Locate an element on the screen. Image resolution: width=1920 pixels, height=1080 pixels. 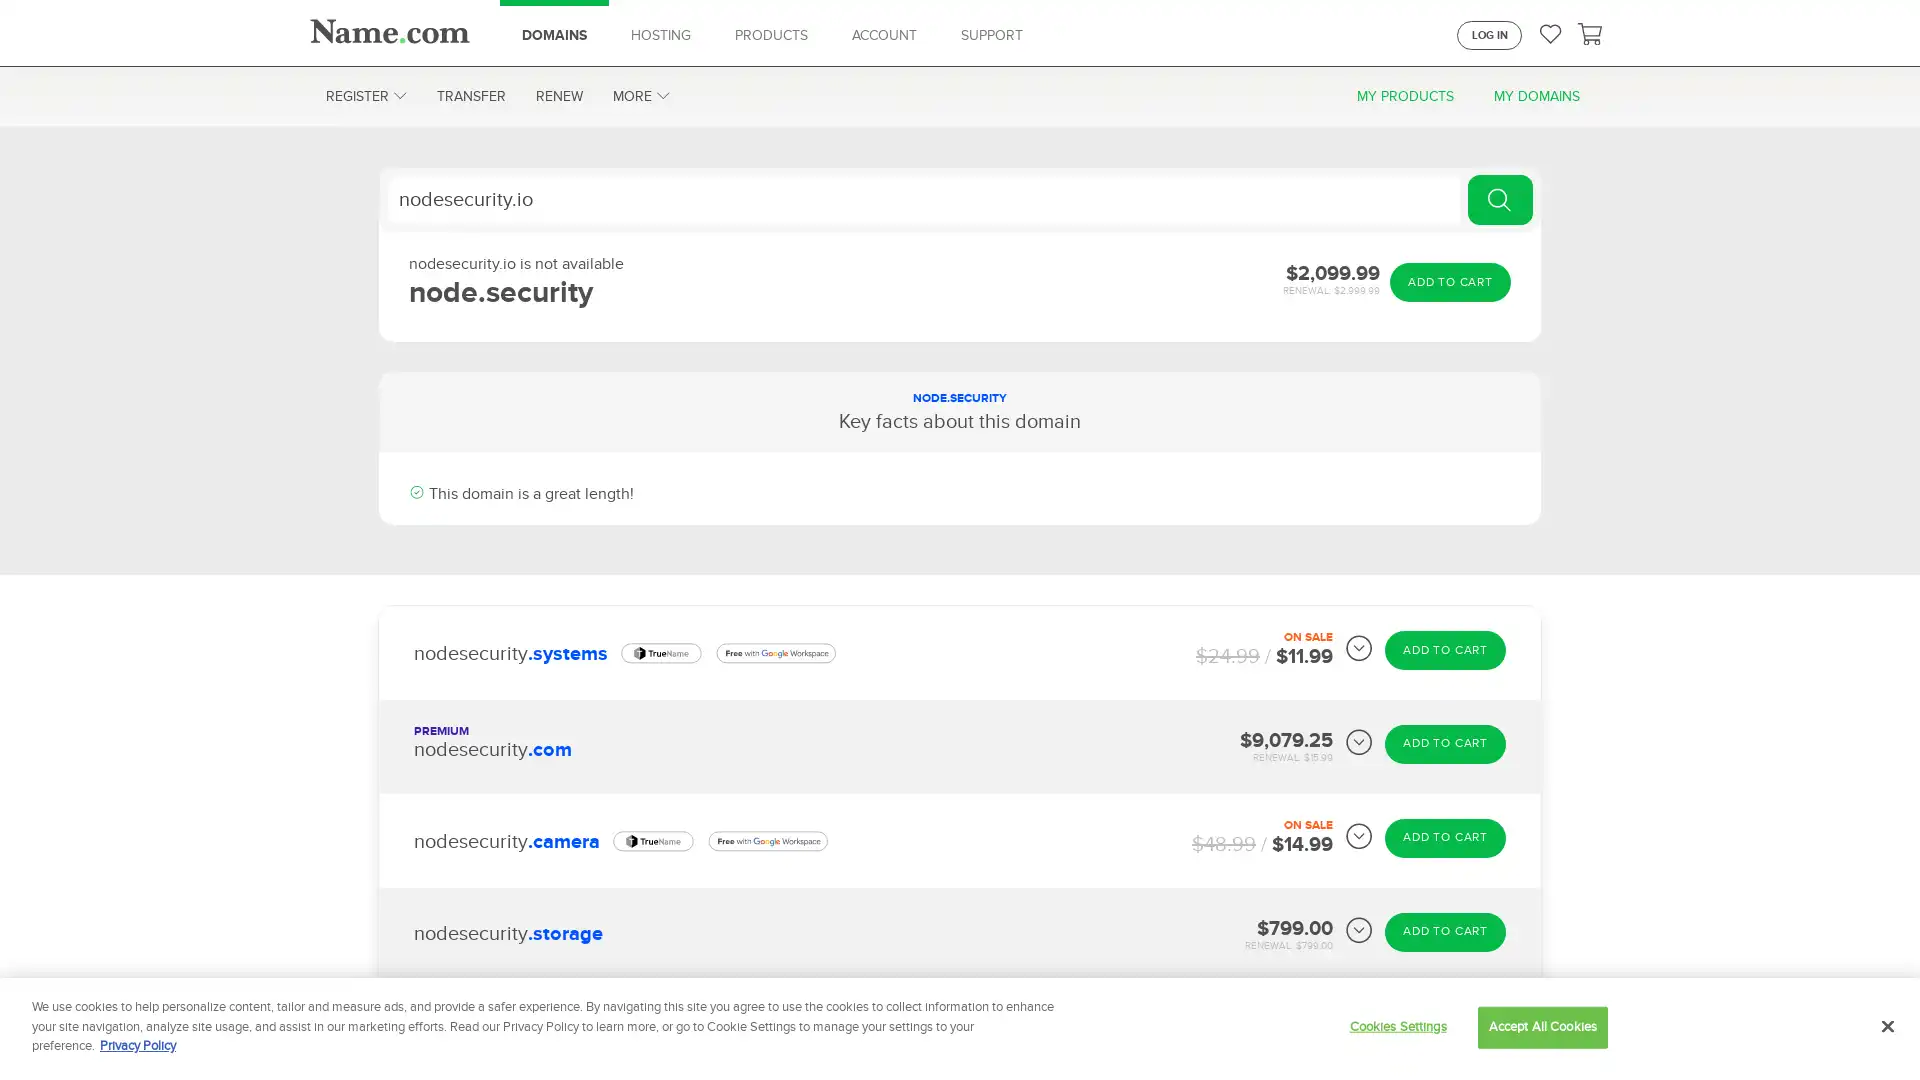
ADD TO CART is located at coordinates (1445, 931).